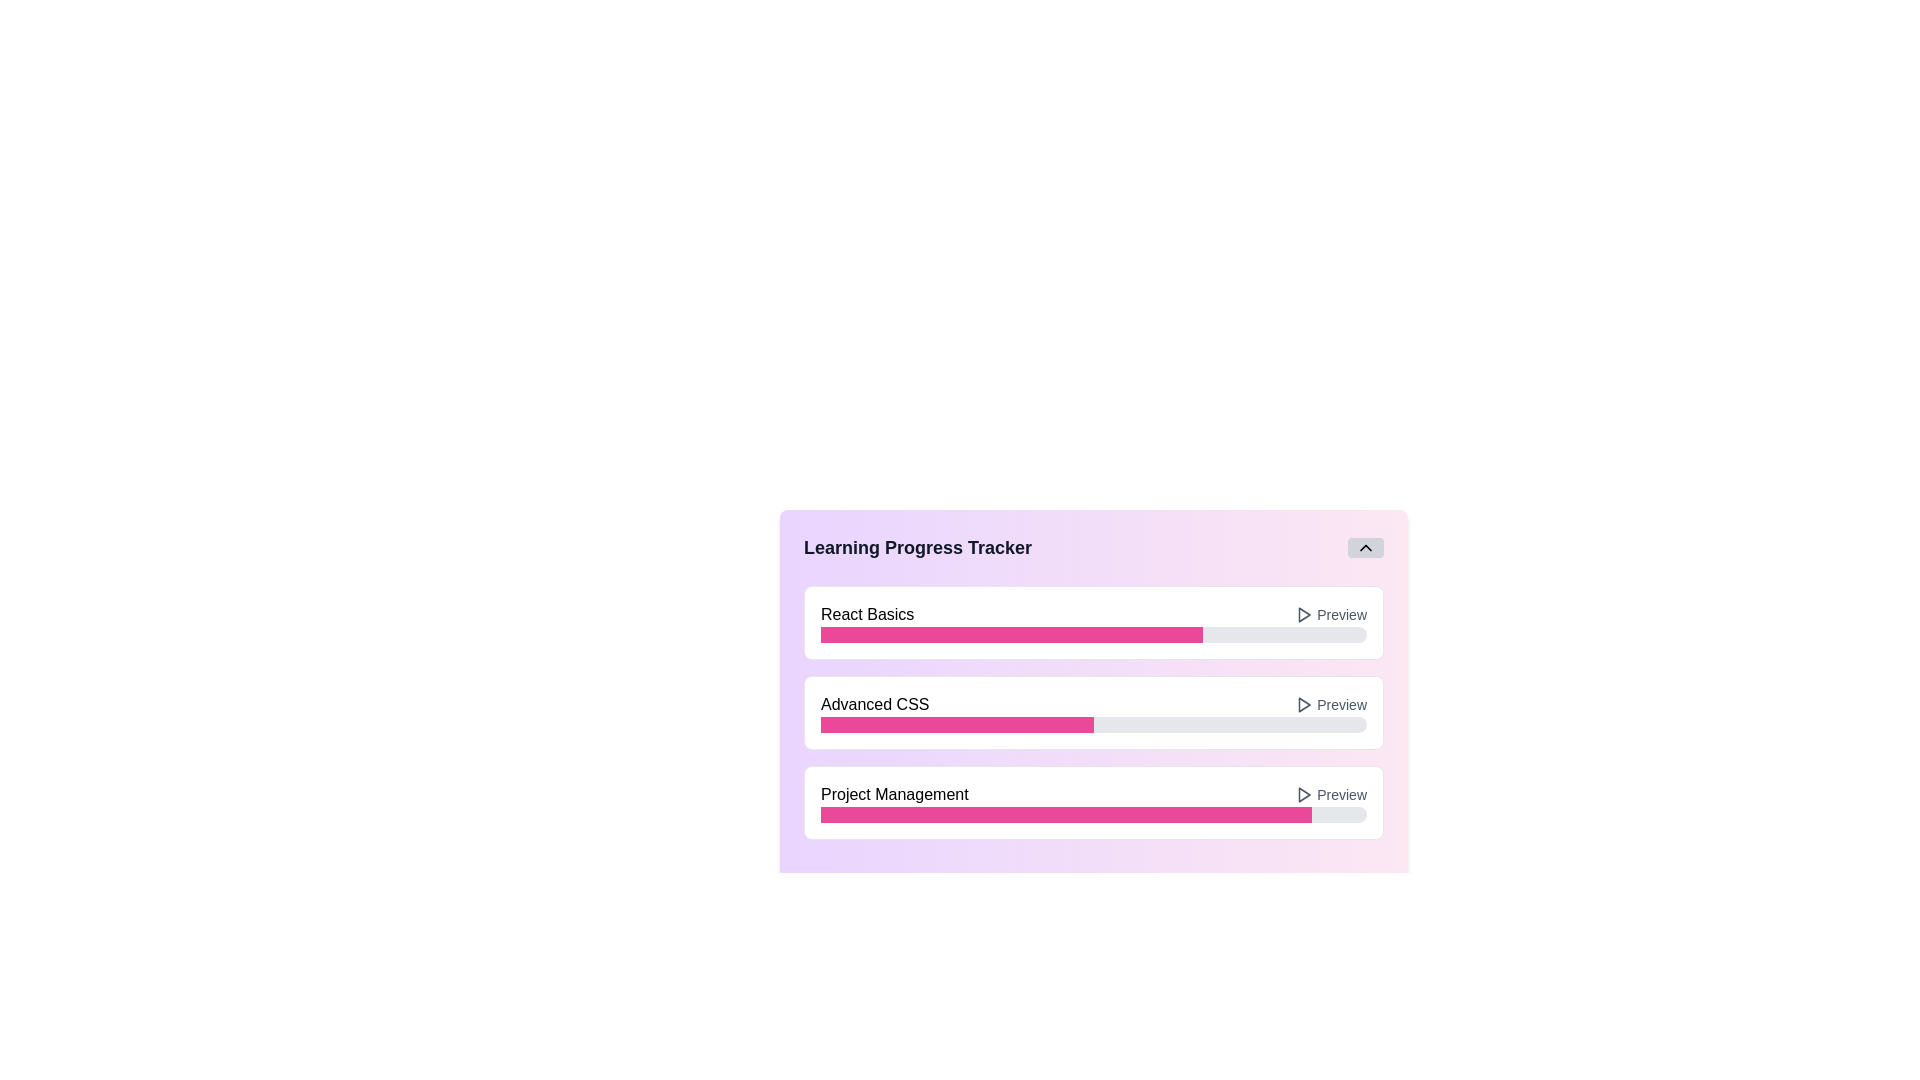  I want to click on the 'Advanced CSS' list item which includes a progress bar and a 'Preview' button in the progress tracker interface, so click(1093, 704).